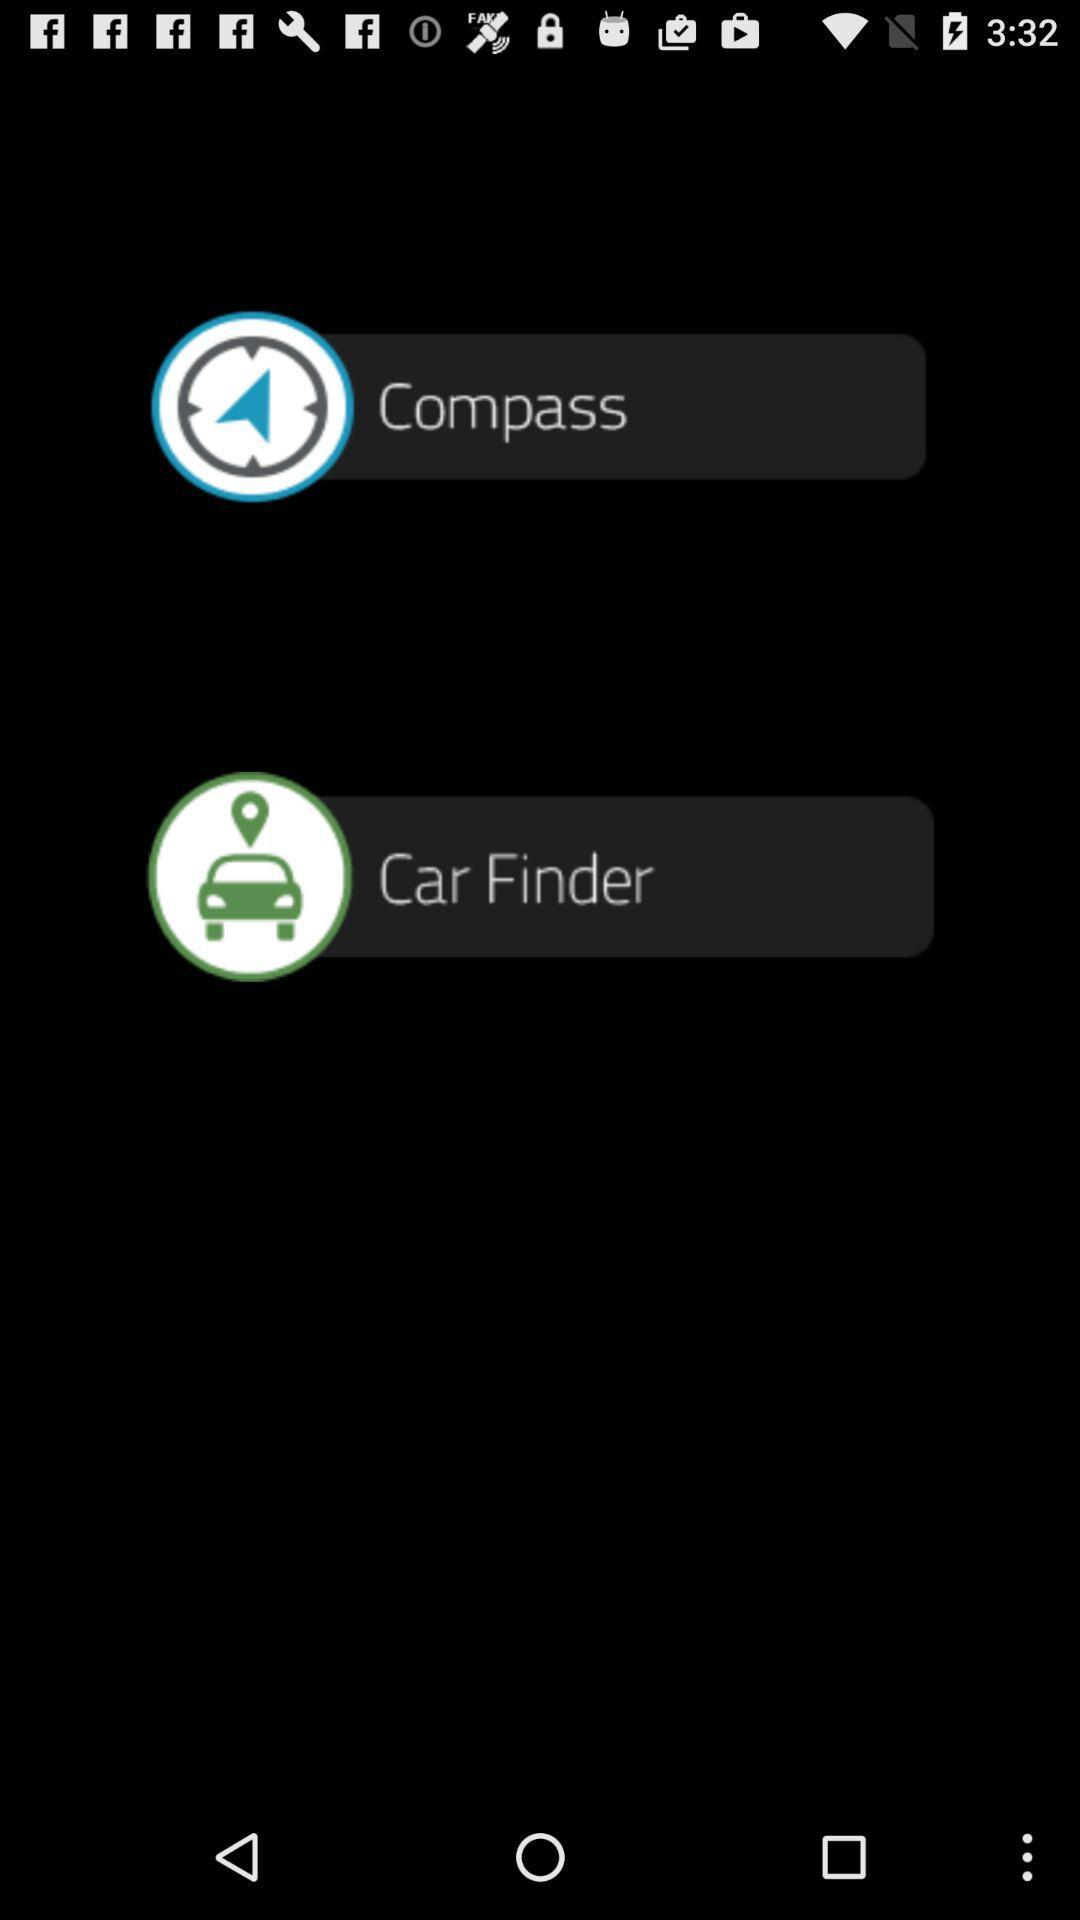  I want to click on find car, so click(540, 876).